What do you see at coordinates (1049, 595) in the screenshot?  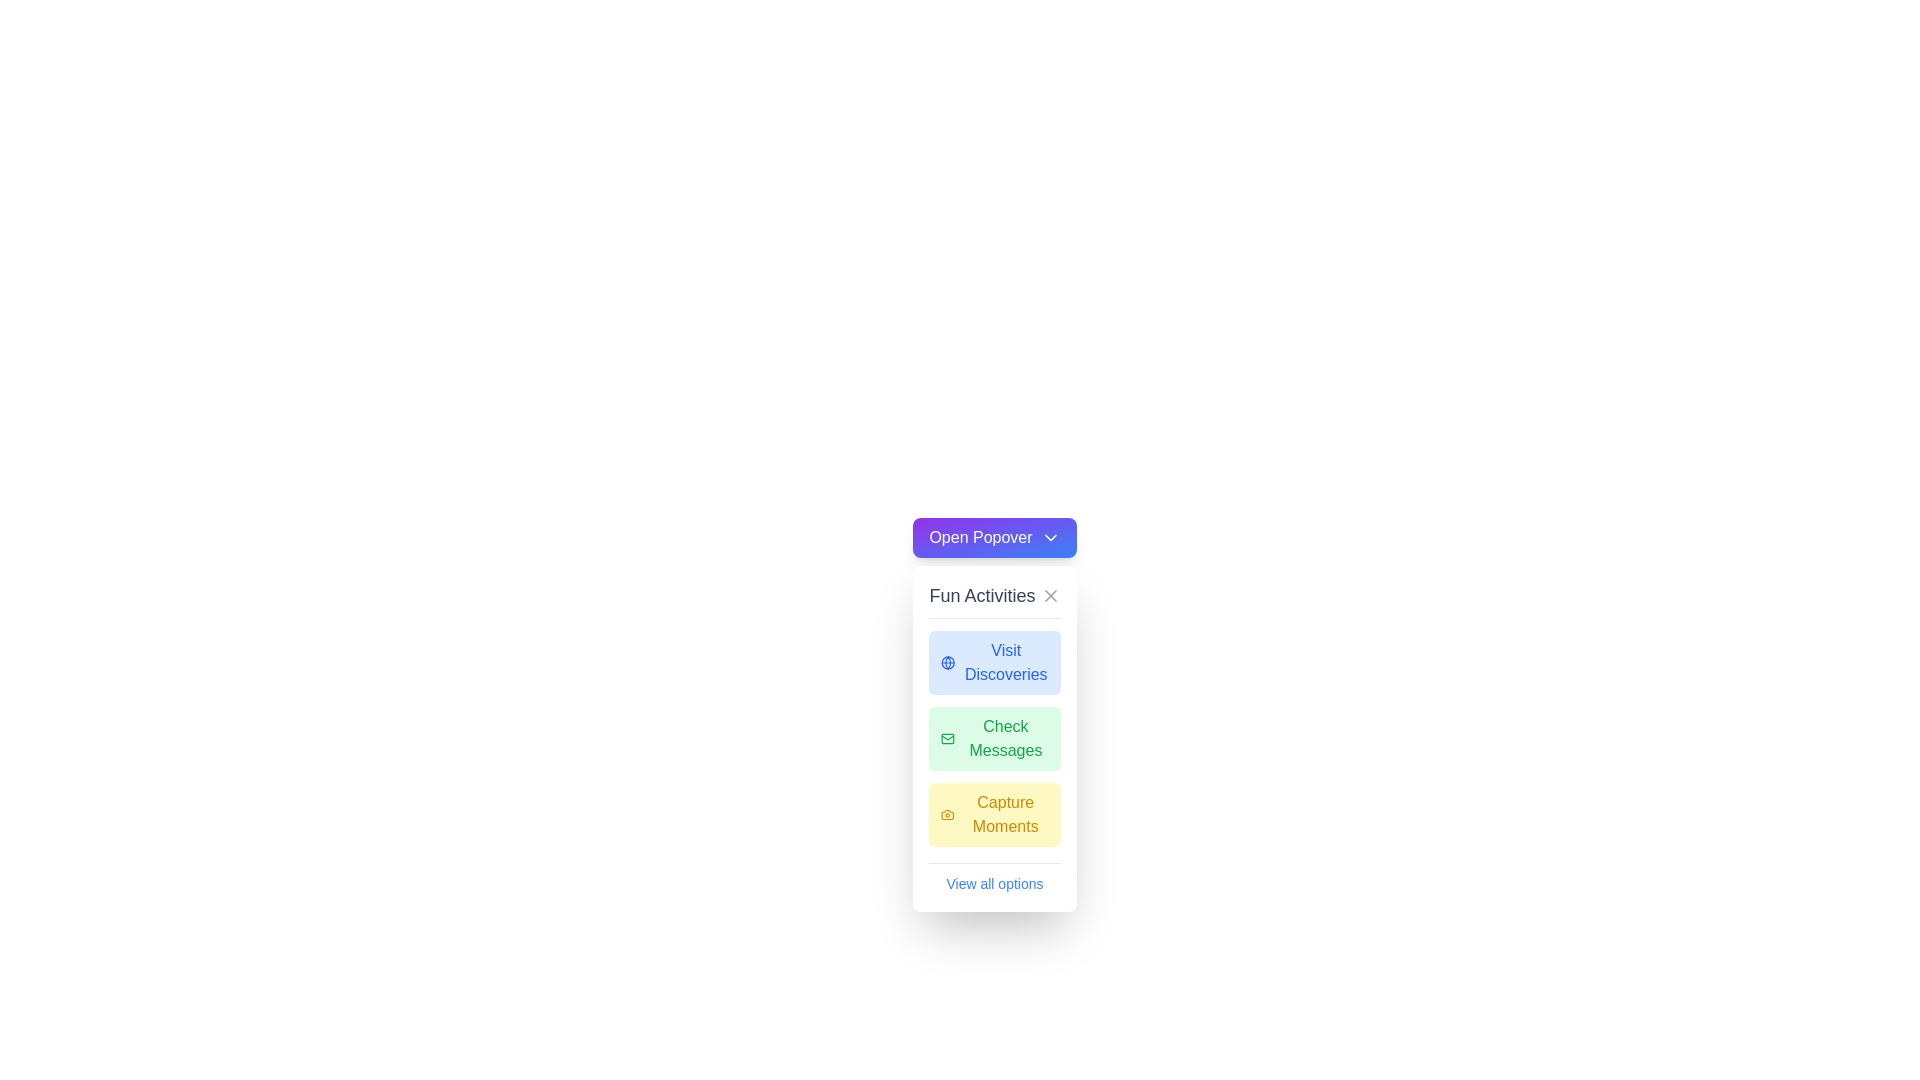 I see `the close button SVG icon that dismisses the 'Fun Activities' section, located slightly to the right of the main content area` at bounding box center [1049, 595].